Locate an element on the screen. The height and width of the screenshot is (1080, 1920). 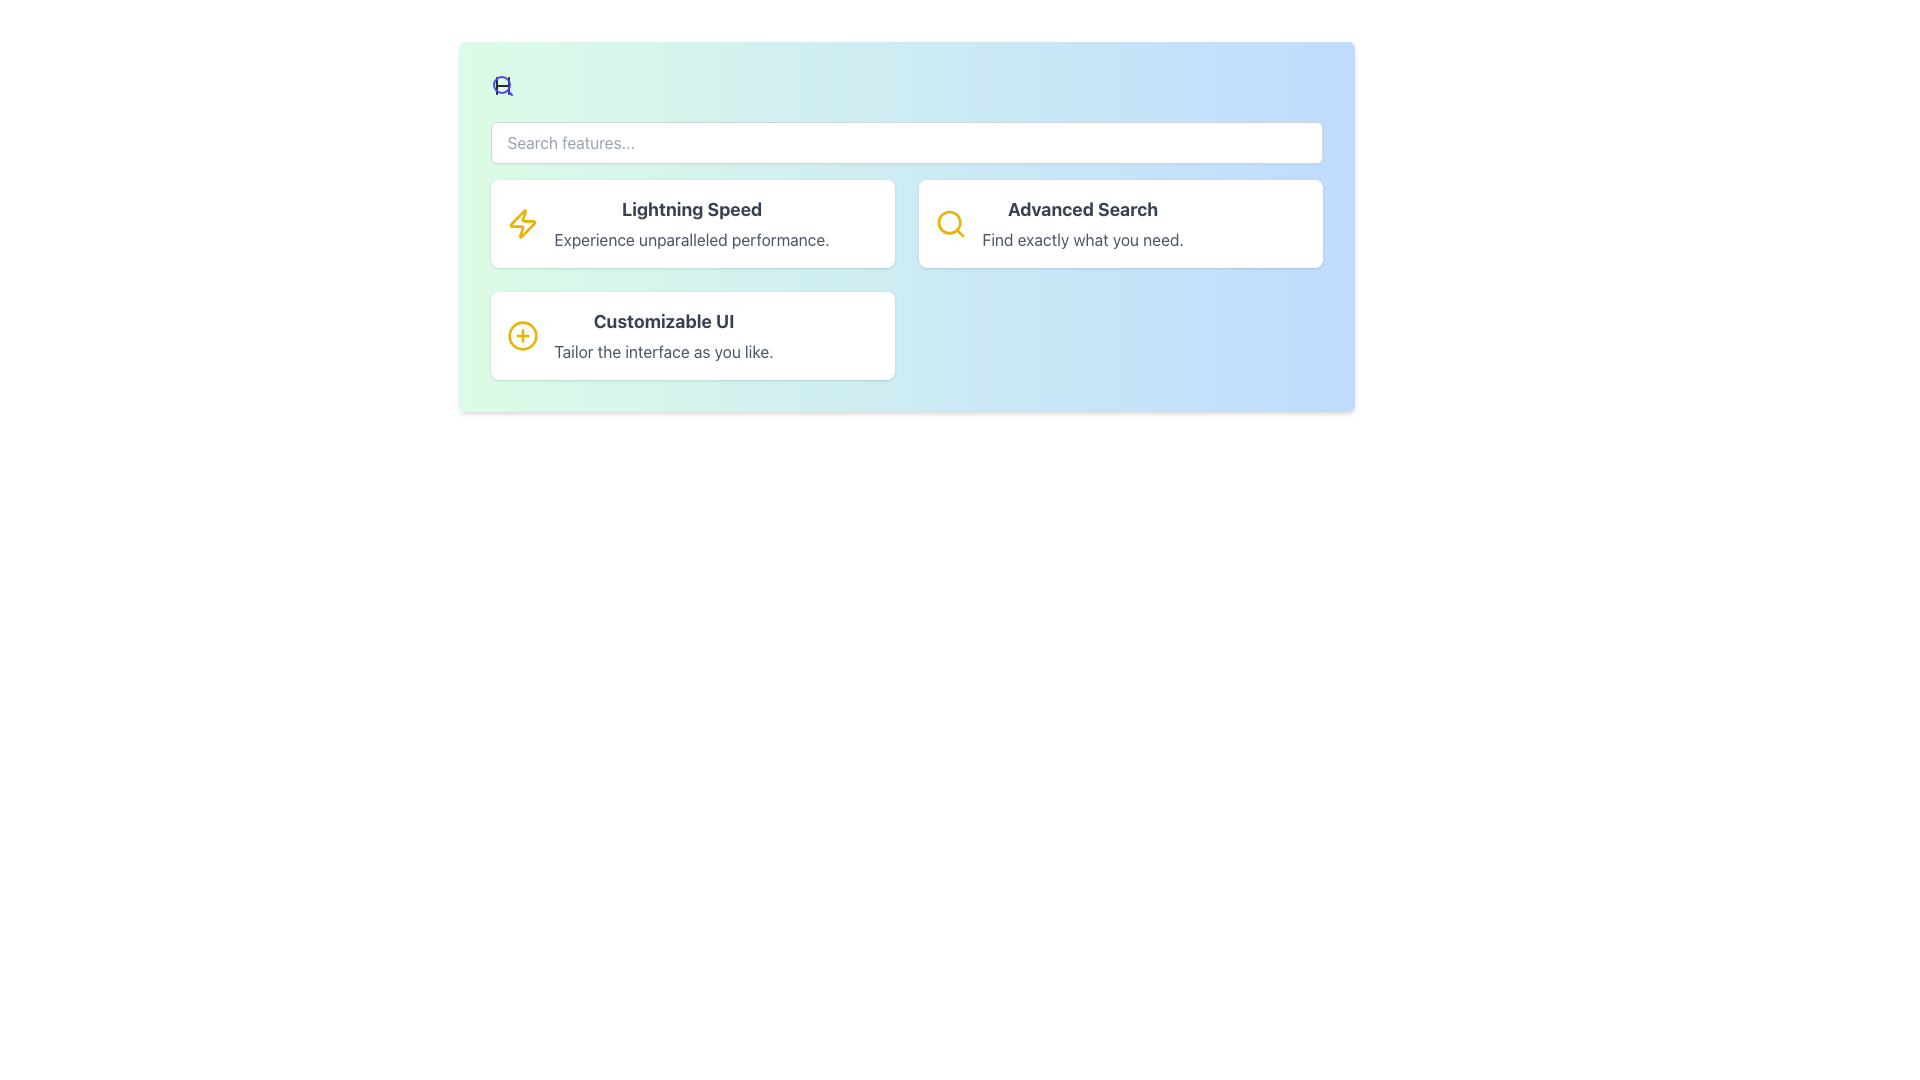
information presented in the 'Customizable UI' text content, which is displayed in bold and larger font above the subtitle in a smaller and lighter text, located within the third card from the left under the search bar is located at coordinates (664, 334).